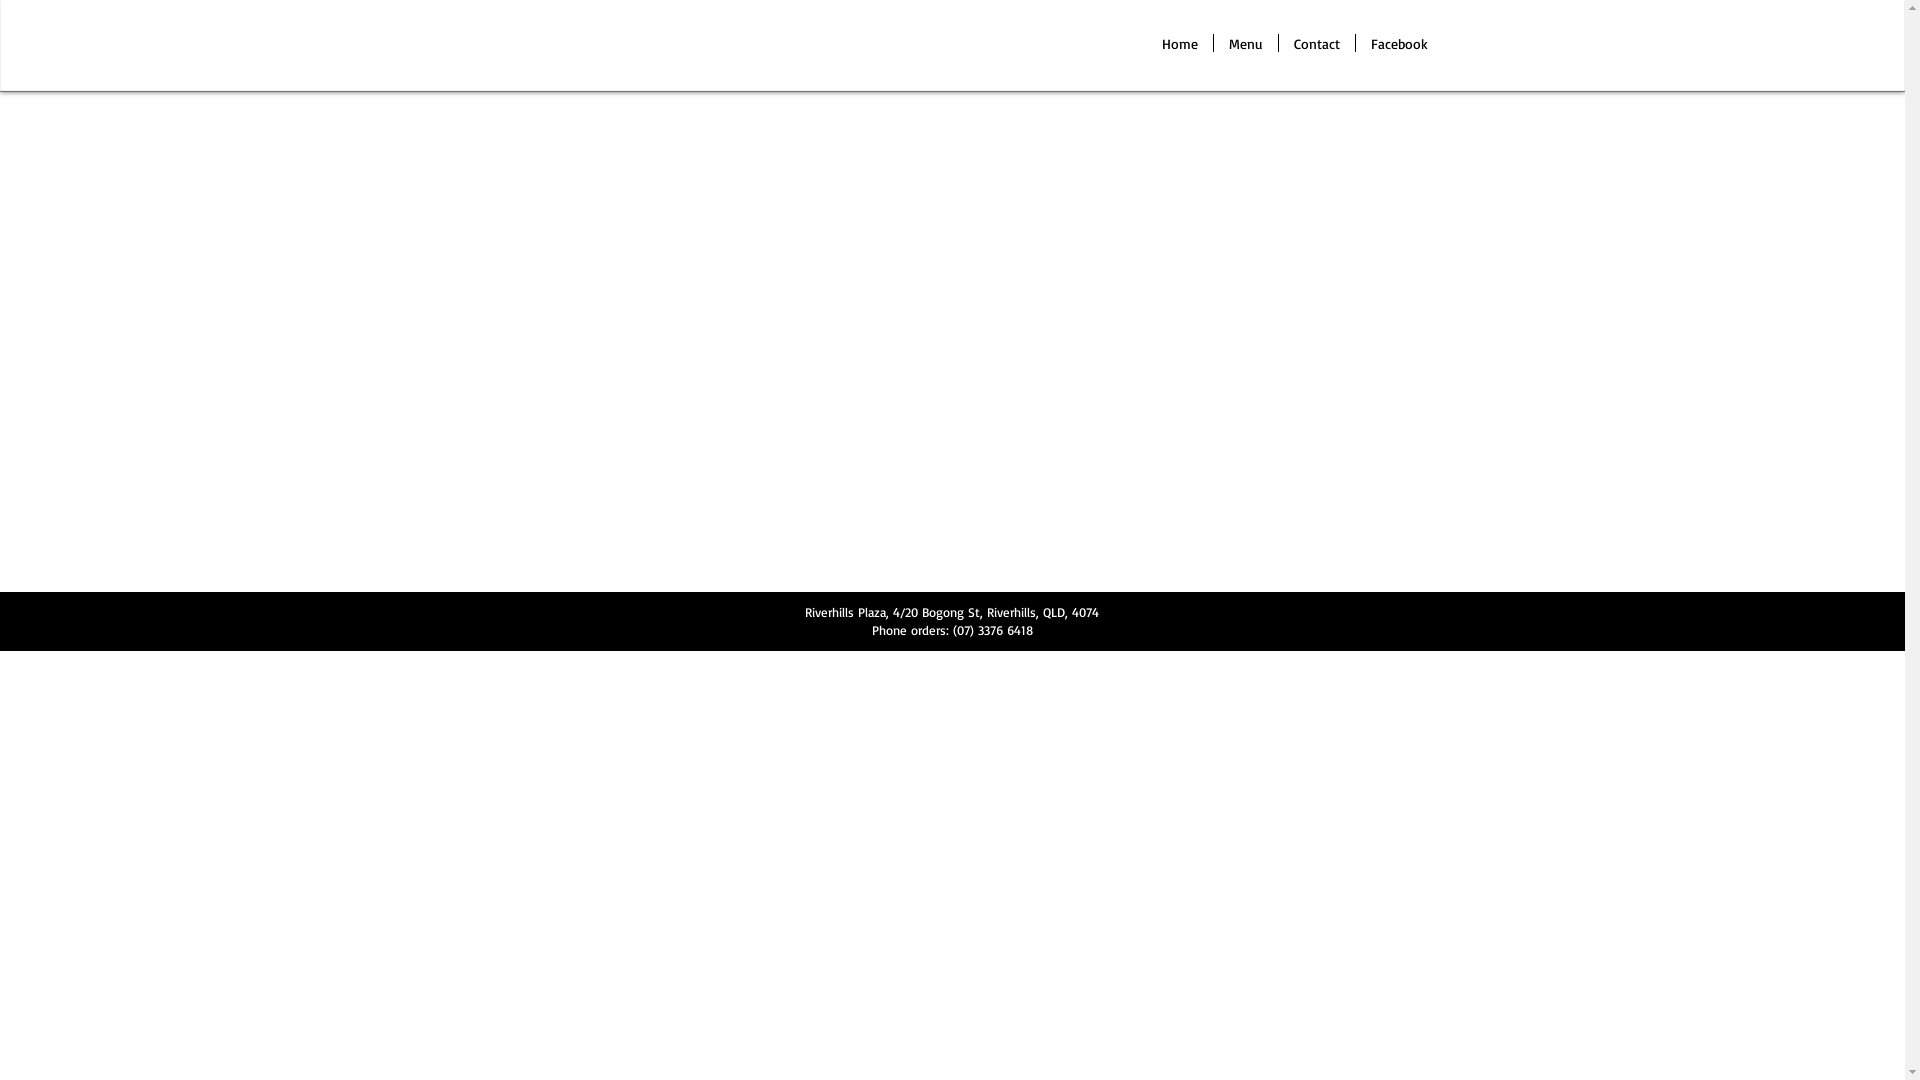  What do you see at coordinates (1276, 42) in the screenshot?
I see `'Contact'` at bounding box center [1276, 42].